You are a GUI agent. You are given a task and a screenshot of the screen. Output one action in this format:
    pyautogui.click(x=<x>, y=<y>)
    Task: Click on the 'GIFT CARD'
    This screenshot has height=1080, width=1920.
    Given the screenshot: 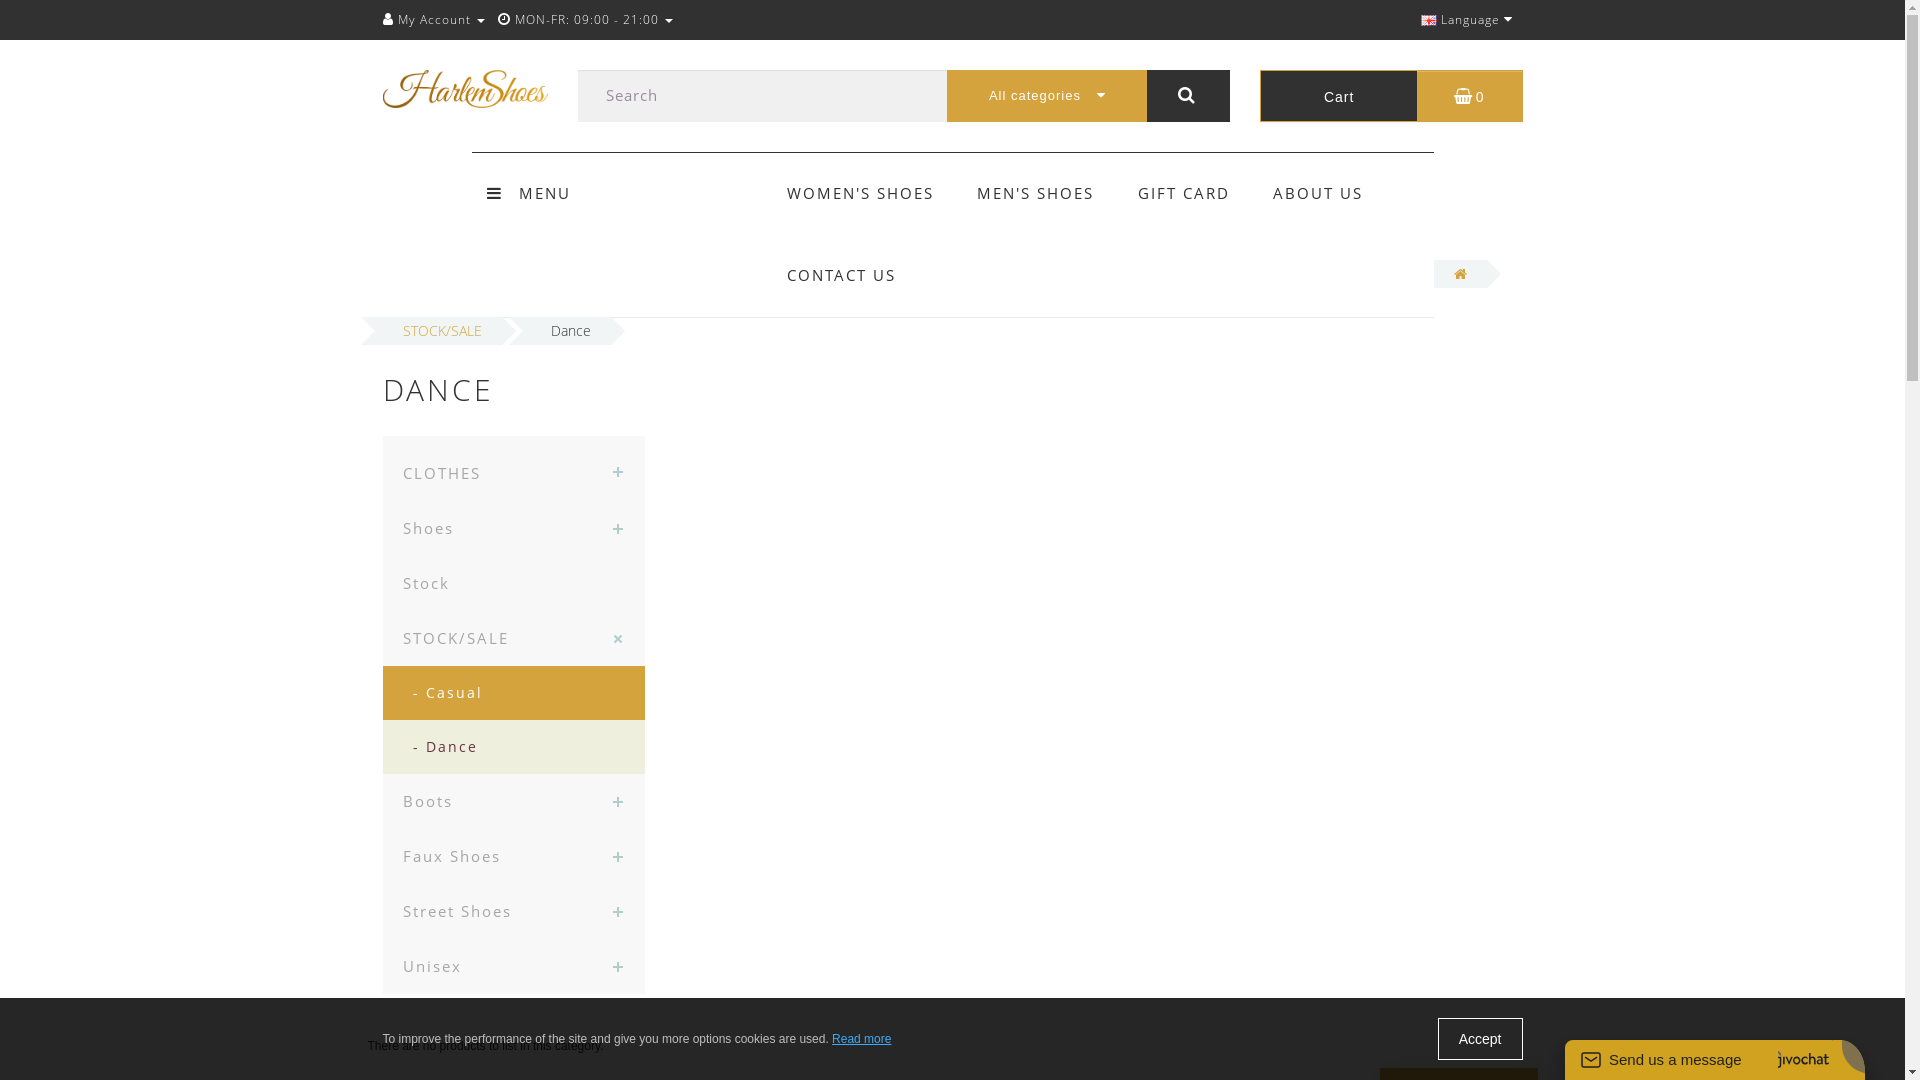 What is the action you would take?
    pyautogui.click(x=1184, y=192)
    